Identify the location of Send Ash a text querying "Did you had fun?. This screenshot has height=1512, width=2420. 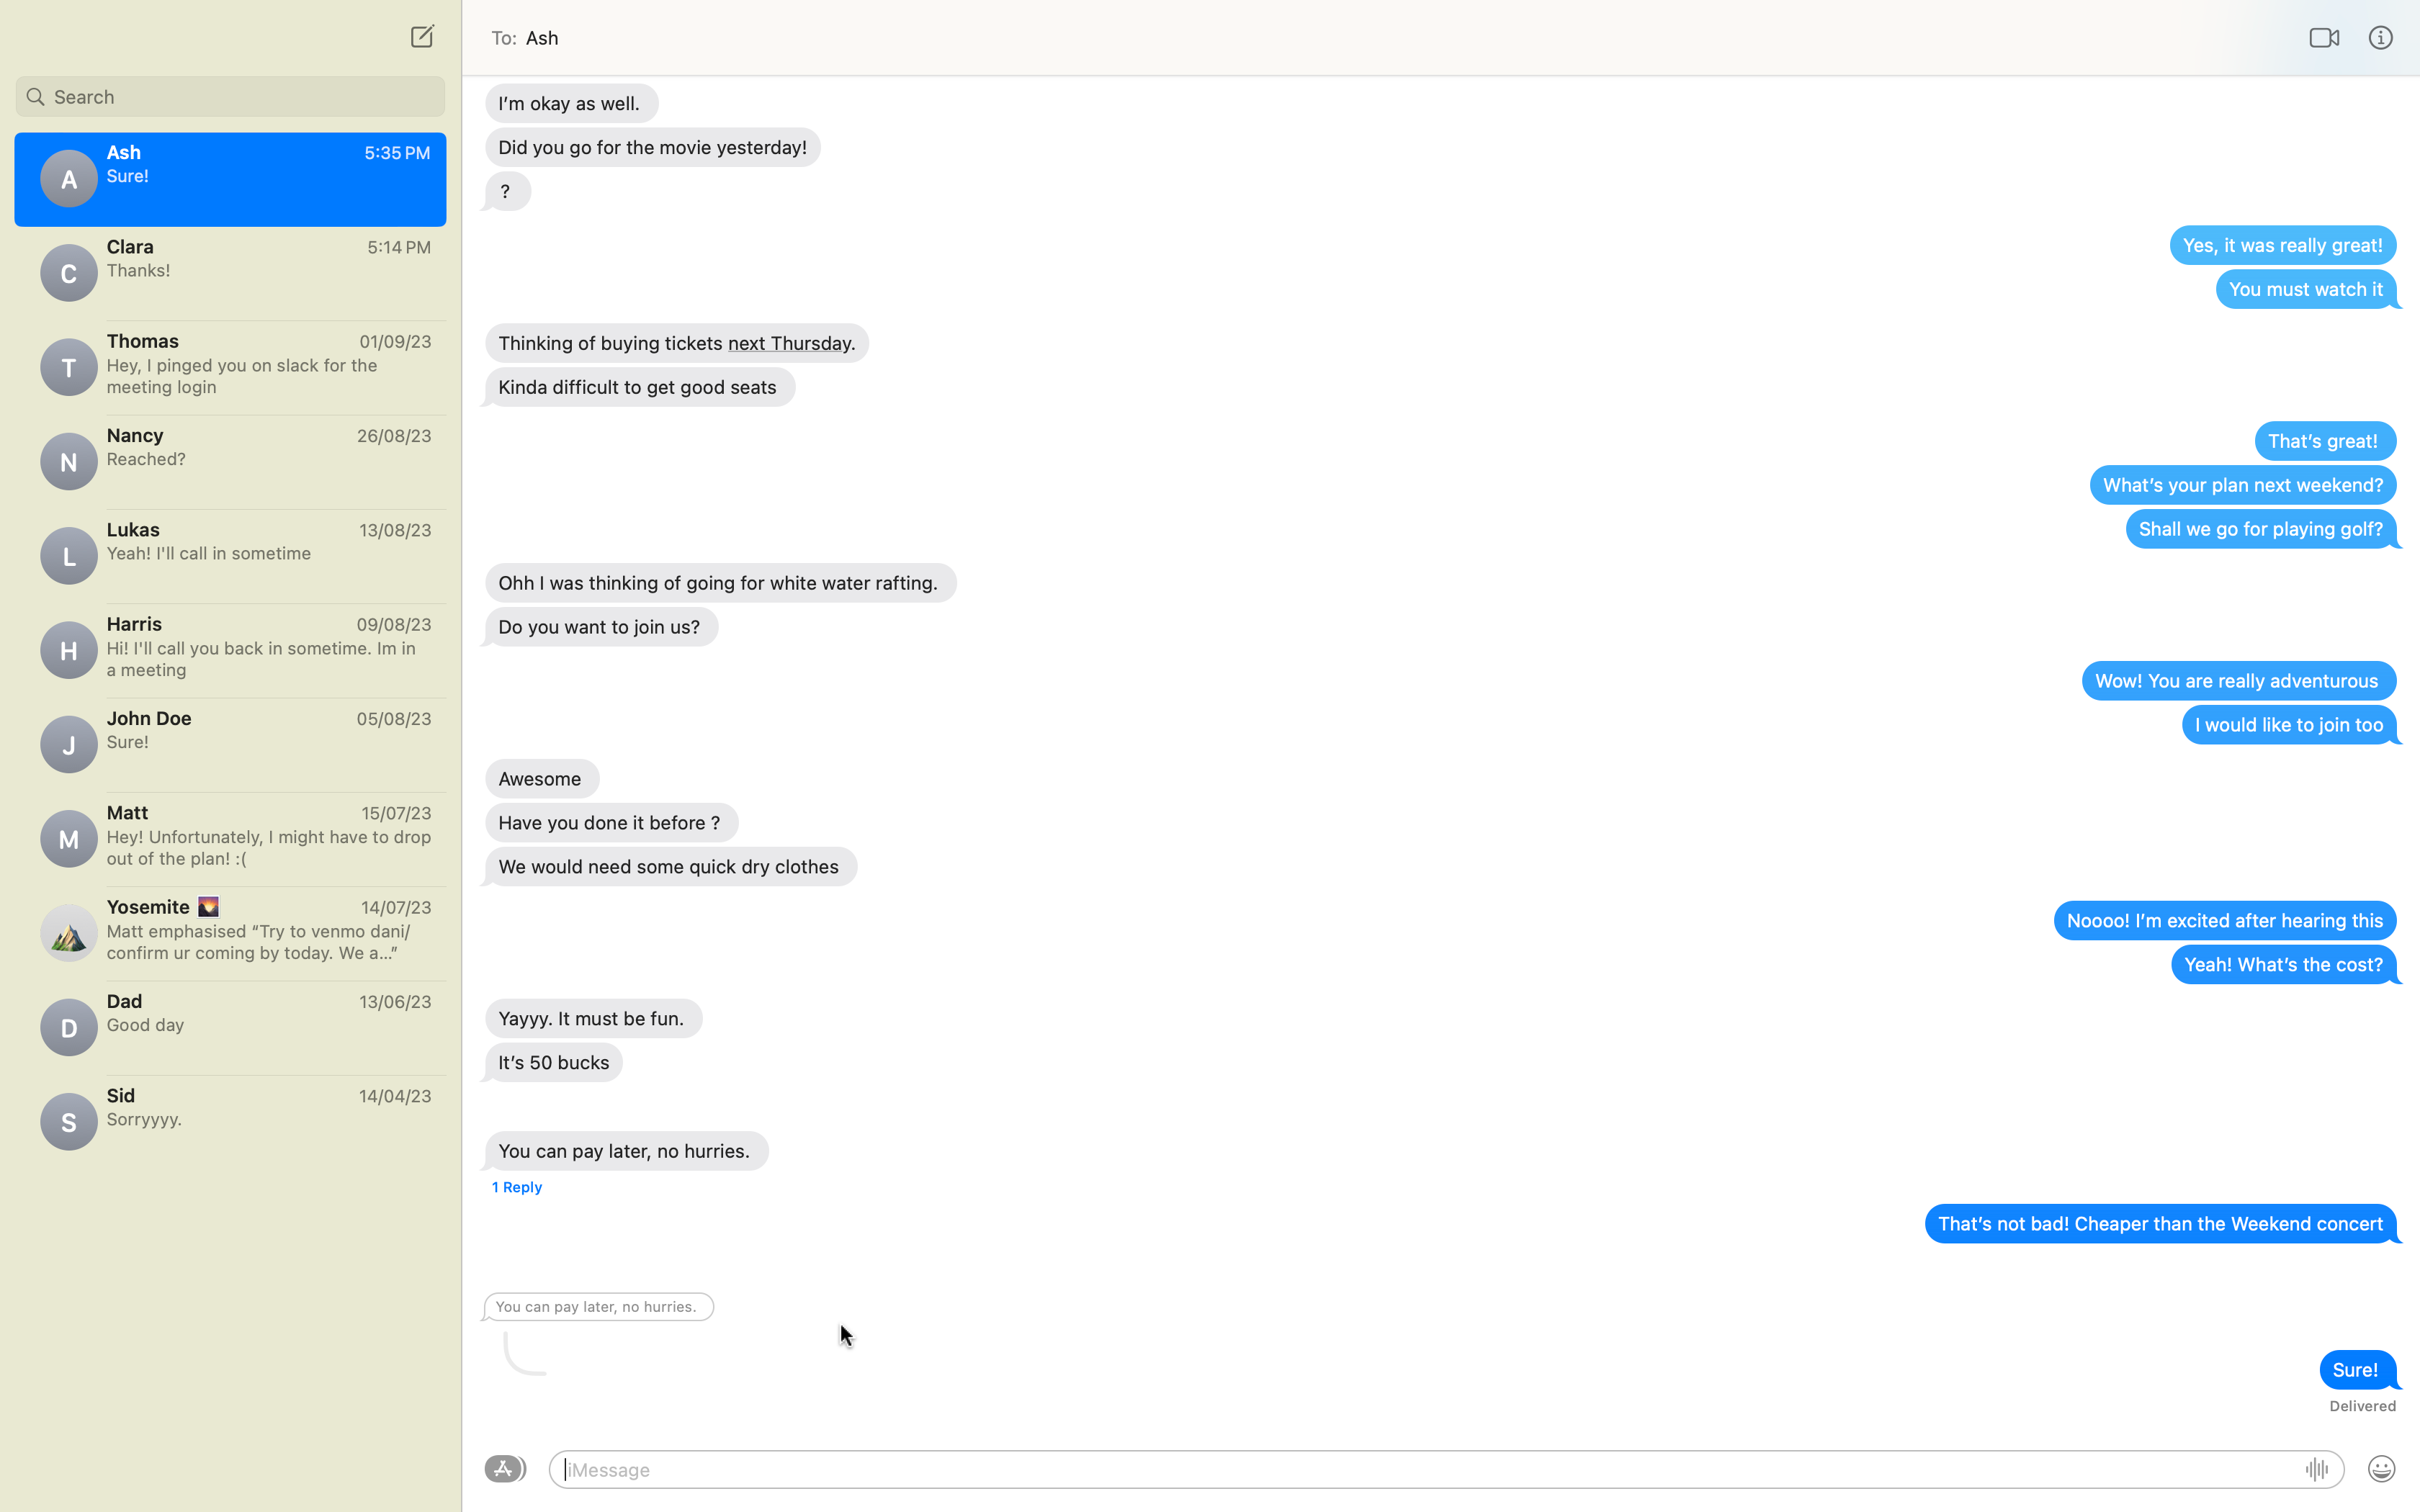
(229, 457).